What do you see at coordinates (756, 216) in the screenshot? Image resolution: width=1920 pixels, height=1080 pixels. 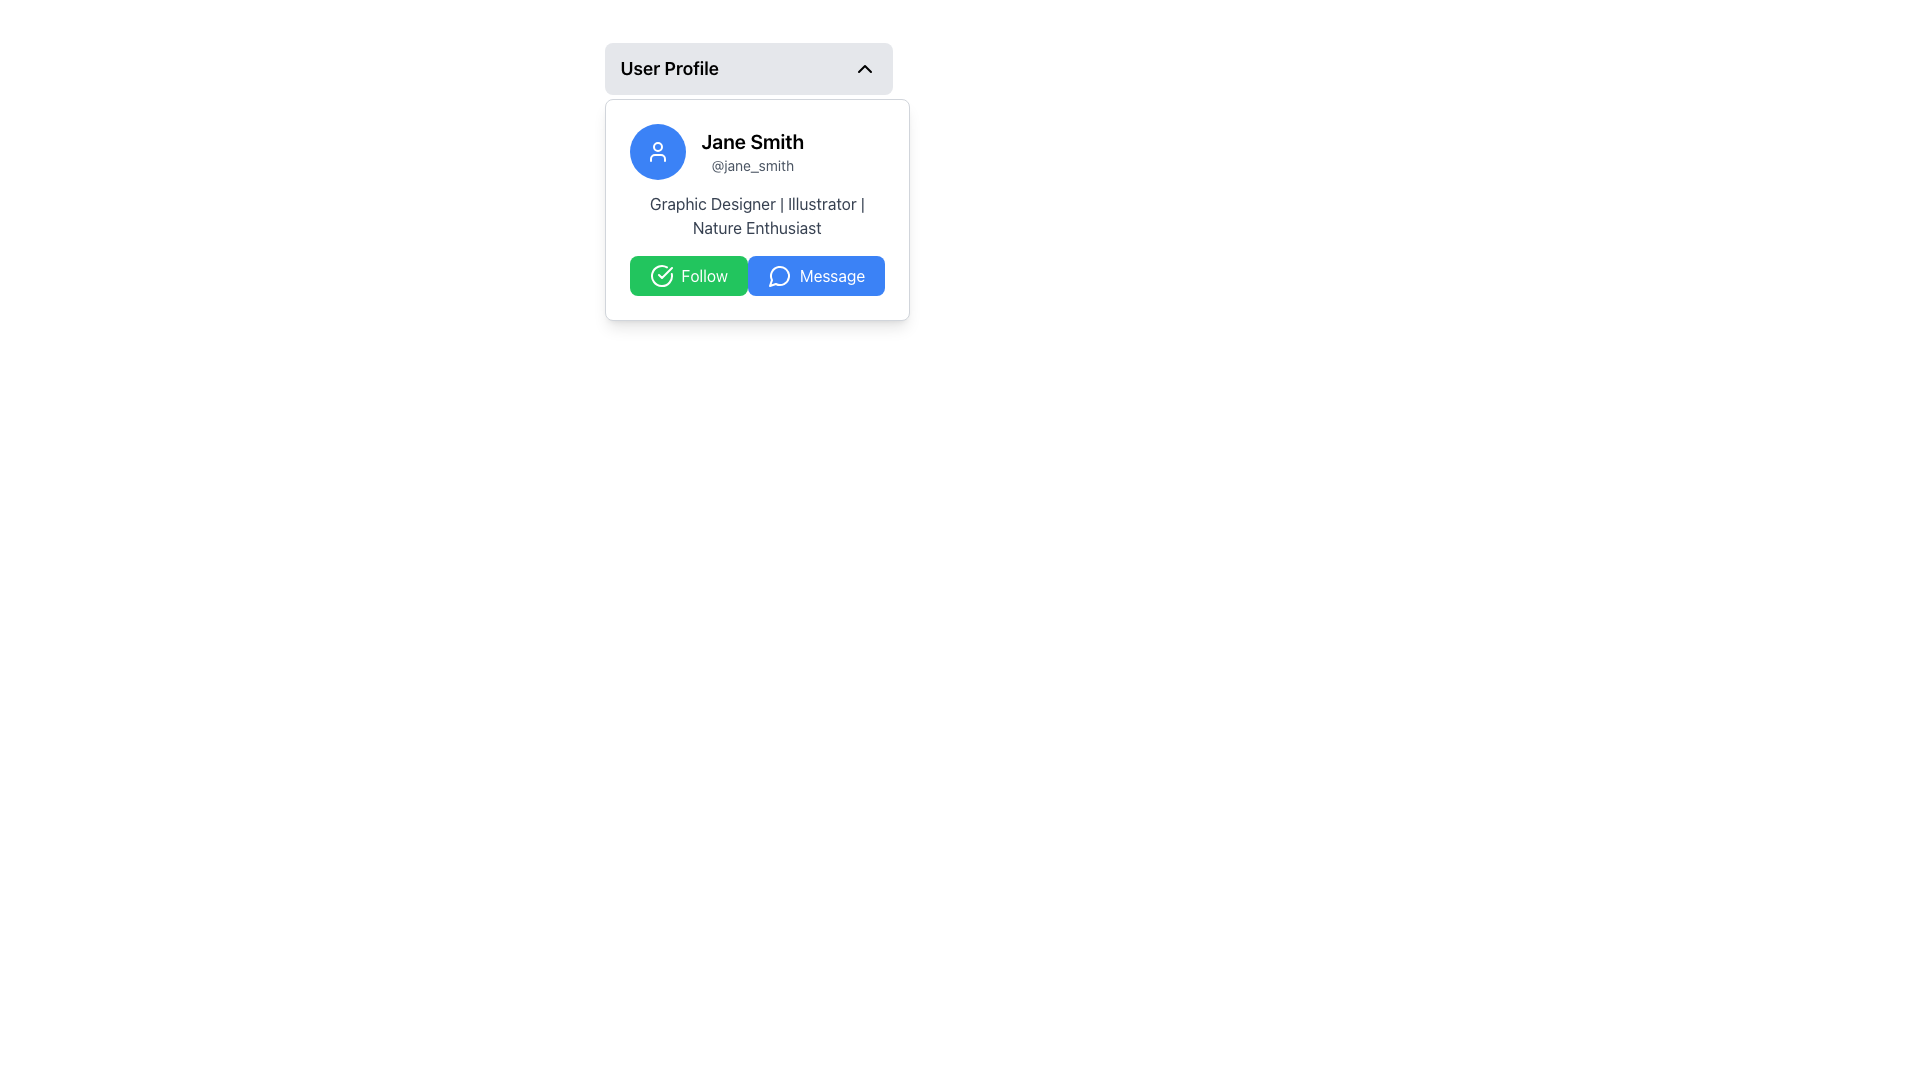 I see `the text element displaying 'Graphic Designer | Illustrator | Nature Enthusiast' located below the name 'Jane Smith' in the user profile card` at bounding box center [756, 216].